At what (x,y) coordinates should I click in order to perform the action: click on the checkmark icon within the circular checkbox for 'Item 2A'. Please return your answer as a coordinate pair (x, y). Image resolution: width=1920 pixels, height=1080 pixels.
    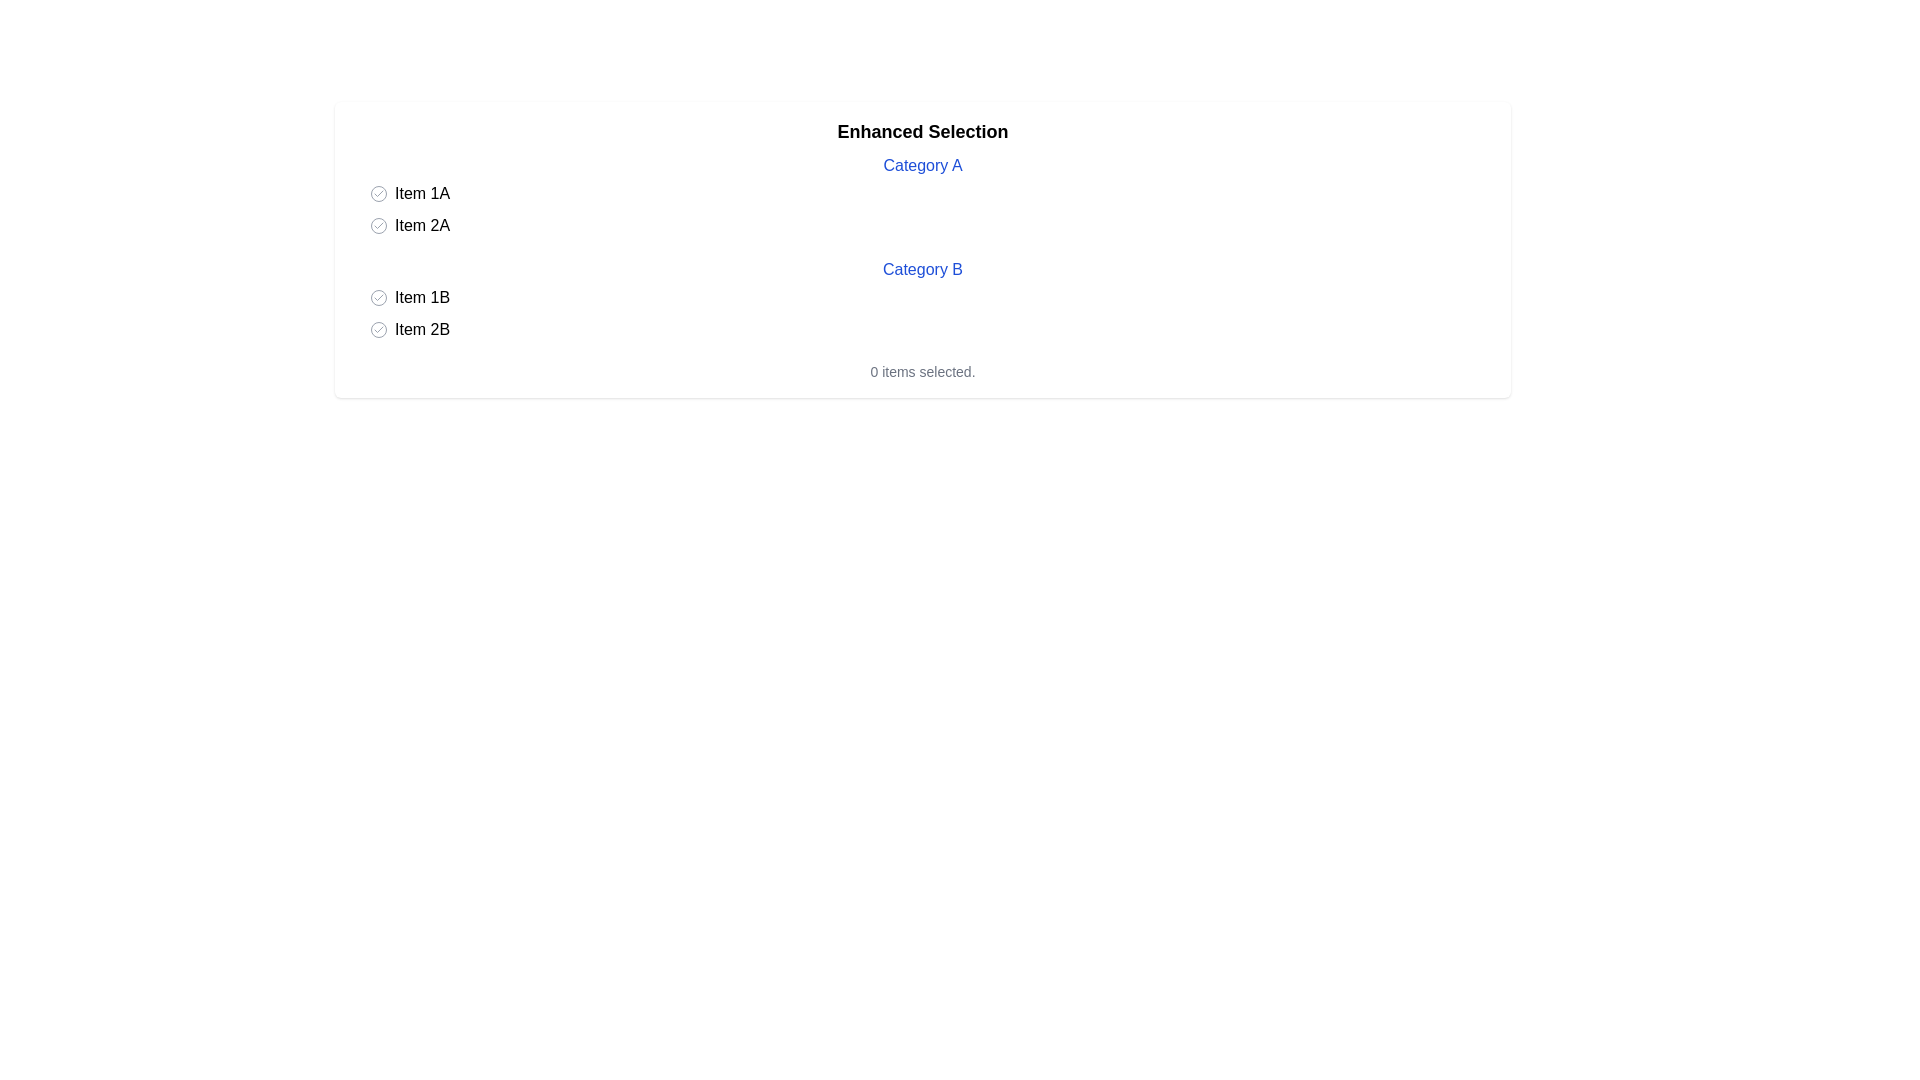
    Looking at the image, I should click on (379, 225).